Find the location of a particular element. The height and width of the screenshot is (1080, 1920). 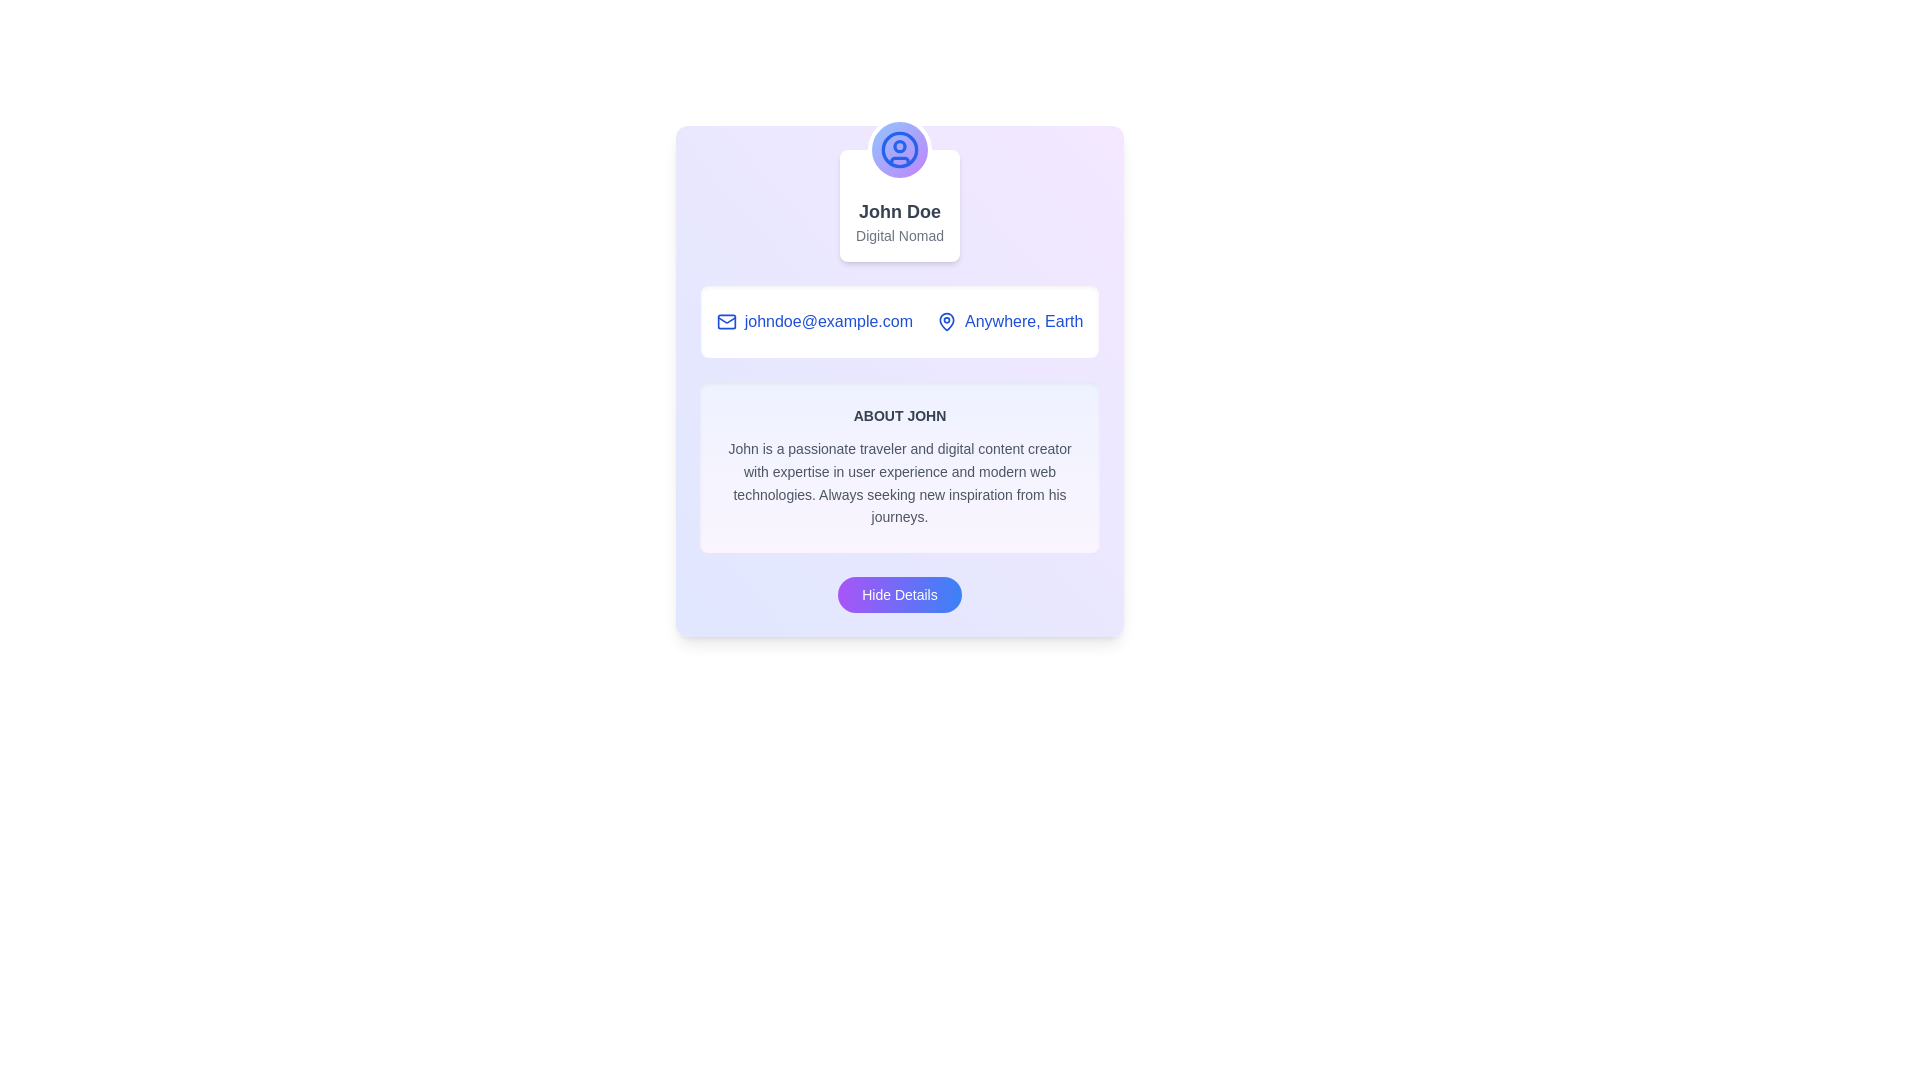

the text label that serves as a title or heading for the content about John, positioned centrally above the descriptive paragraph is located at coordinates (899, 415).